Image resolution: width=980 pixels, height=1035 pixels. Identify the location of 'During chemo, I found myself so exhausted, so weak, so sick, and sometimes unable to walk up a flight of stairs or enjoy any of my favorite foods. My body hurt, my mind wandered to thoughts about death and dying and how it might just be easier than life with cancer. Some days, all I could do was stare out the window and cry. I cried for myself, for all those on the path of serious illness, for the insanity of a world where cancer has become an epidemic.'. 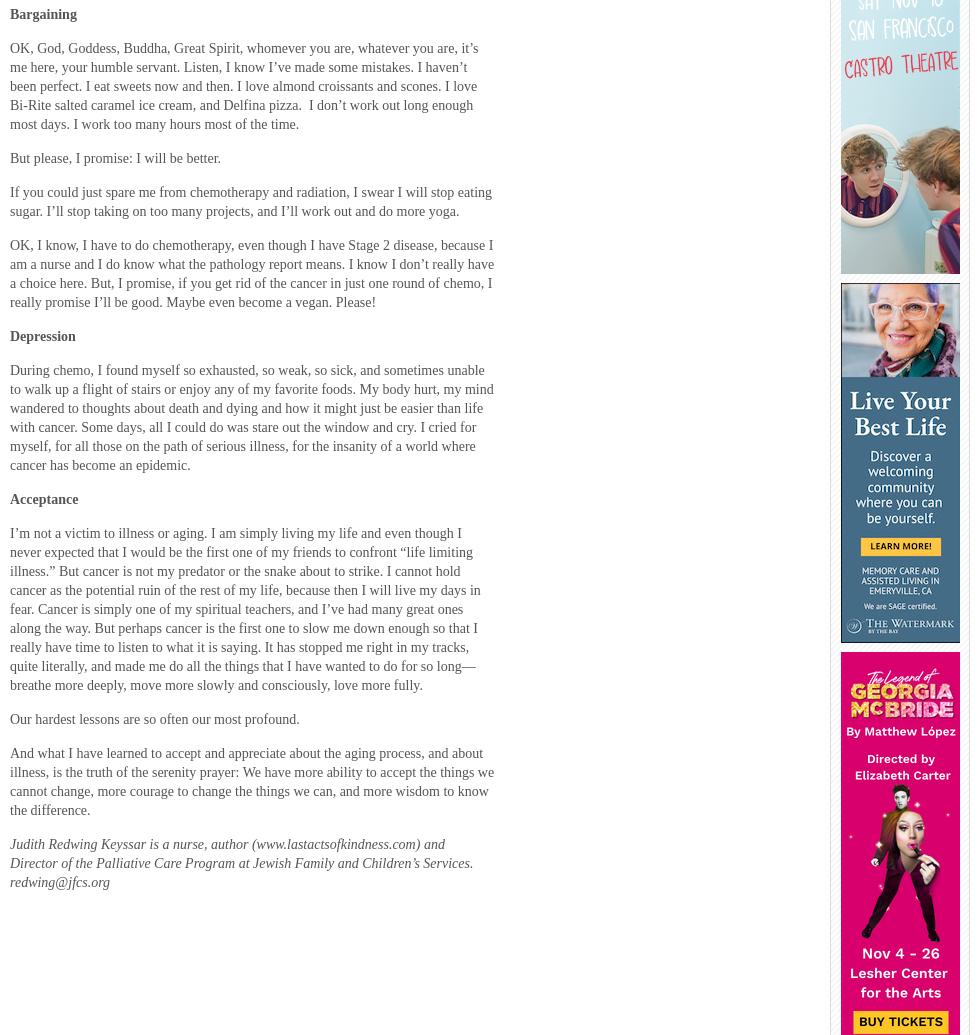
(251, 417).